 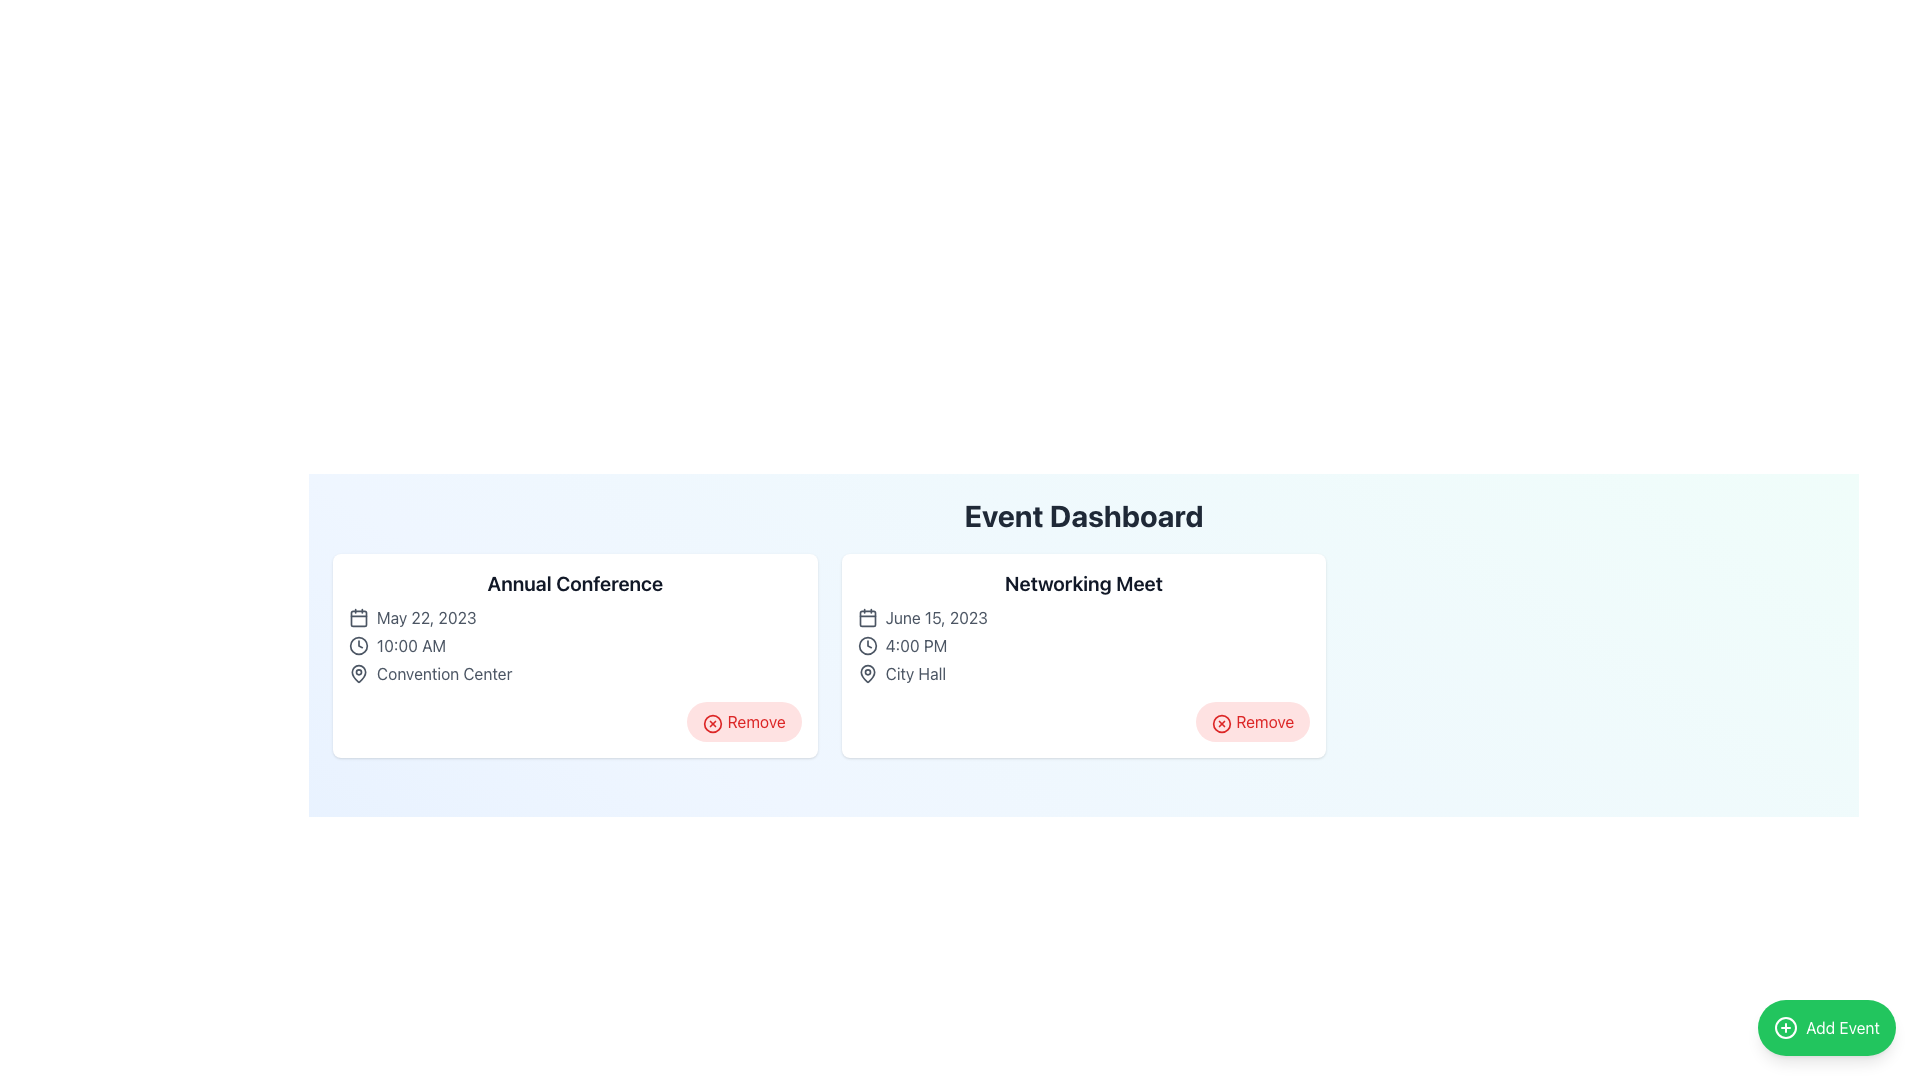 What do you see at coordinates (359, 616) in the screenshot?
I see `the rectangle with rounded corners that is part of the calendar icon on the left side of the date information in the 'Annual Conference' card` at bounding box center [359, 616].